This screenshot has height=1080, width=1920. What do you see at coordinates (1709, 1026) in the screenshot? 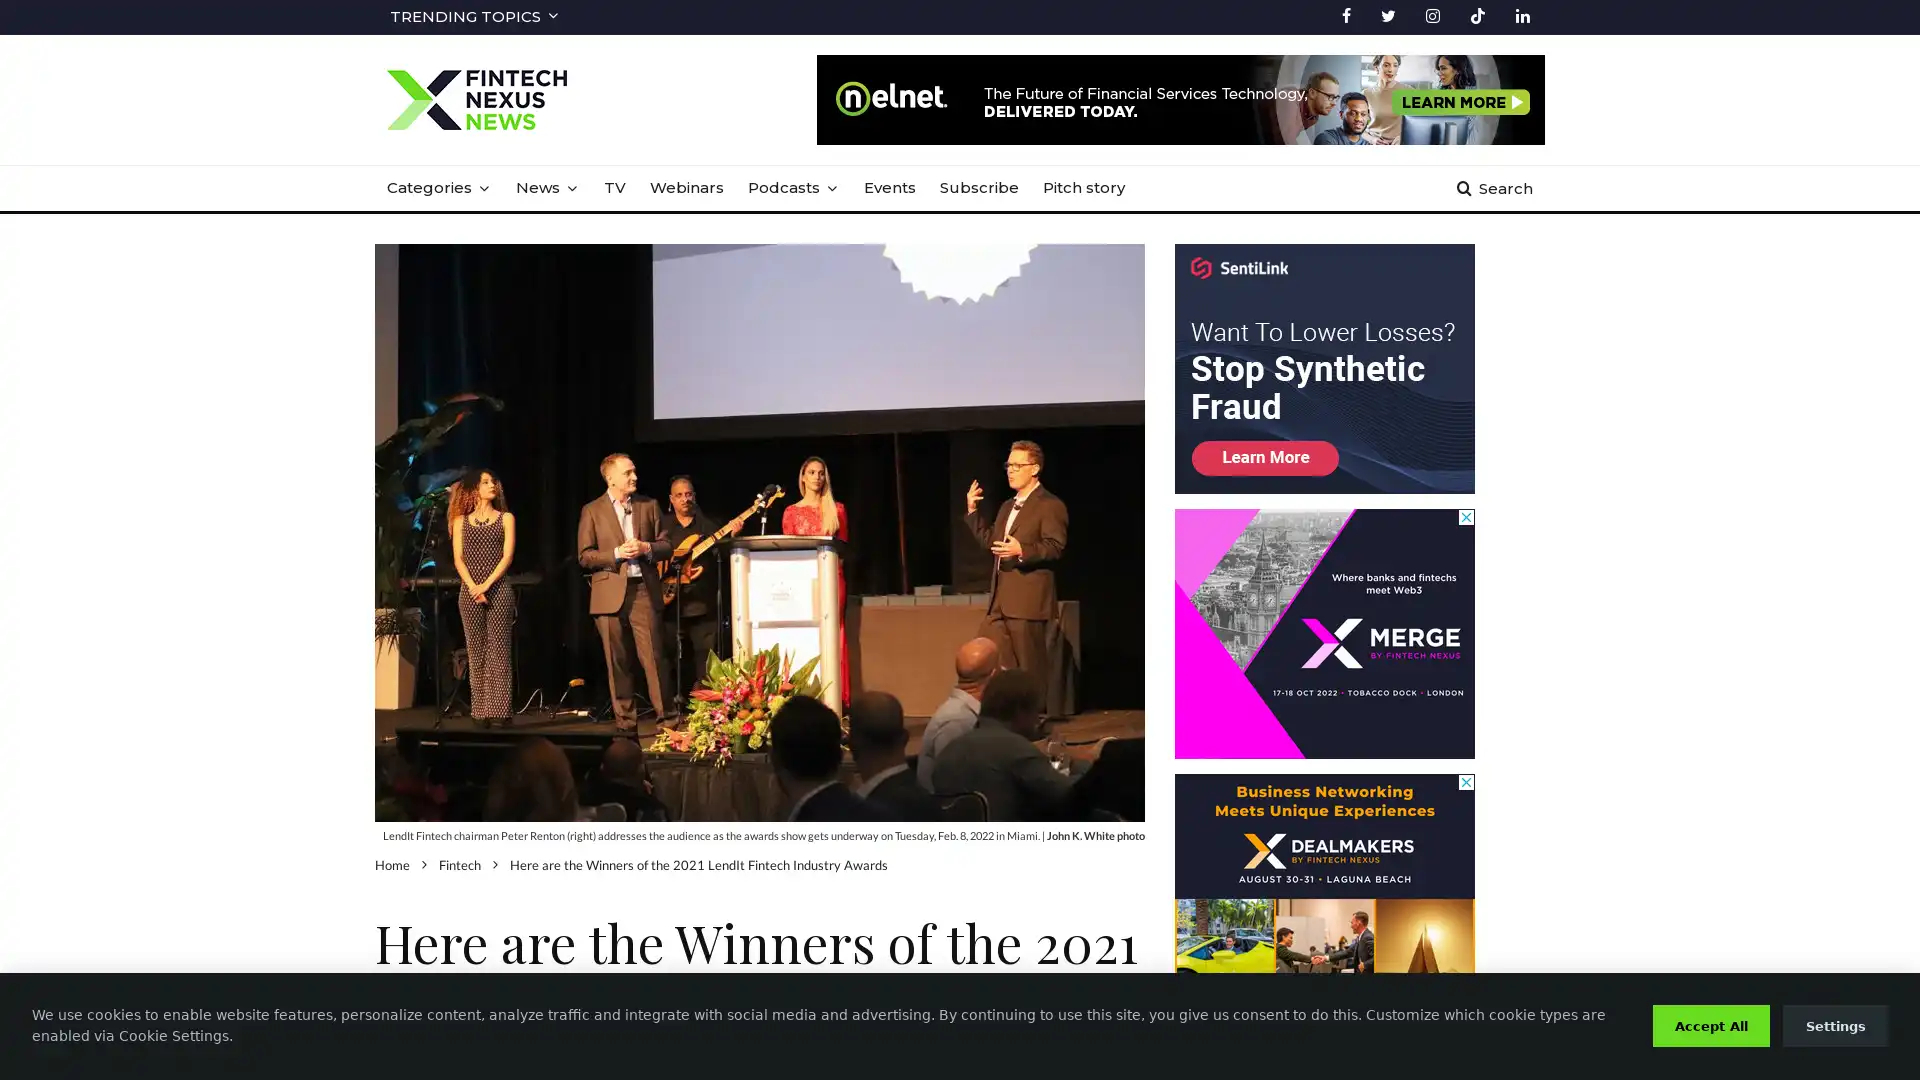
I see `Accept All` at bounding box center [1709, 1026].